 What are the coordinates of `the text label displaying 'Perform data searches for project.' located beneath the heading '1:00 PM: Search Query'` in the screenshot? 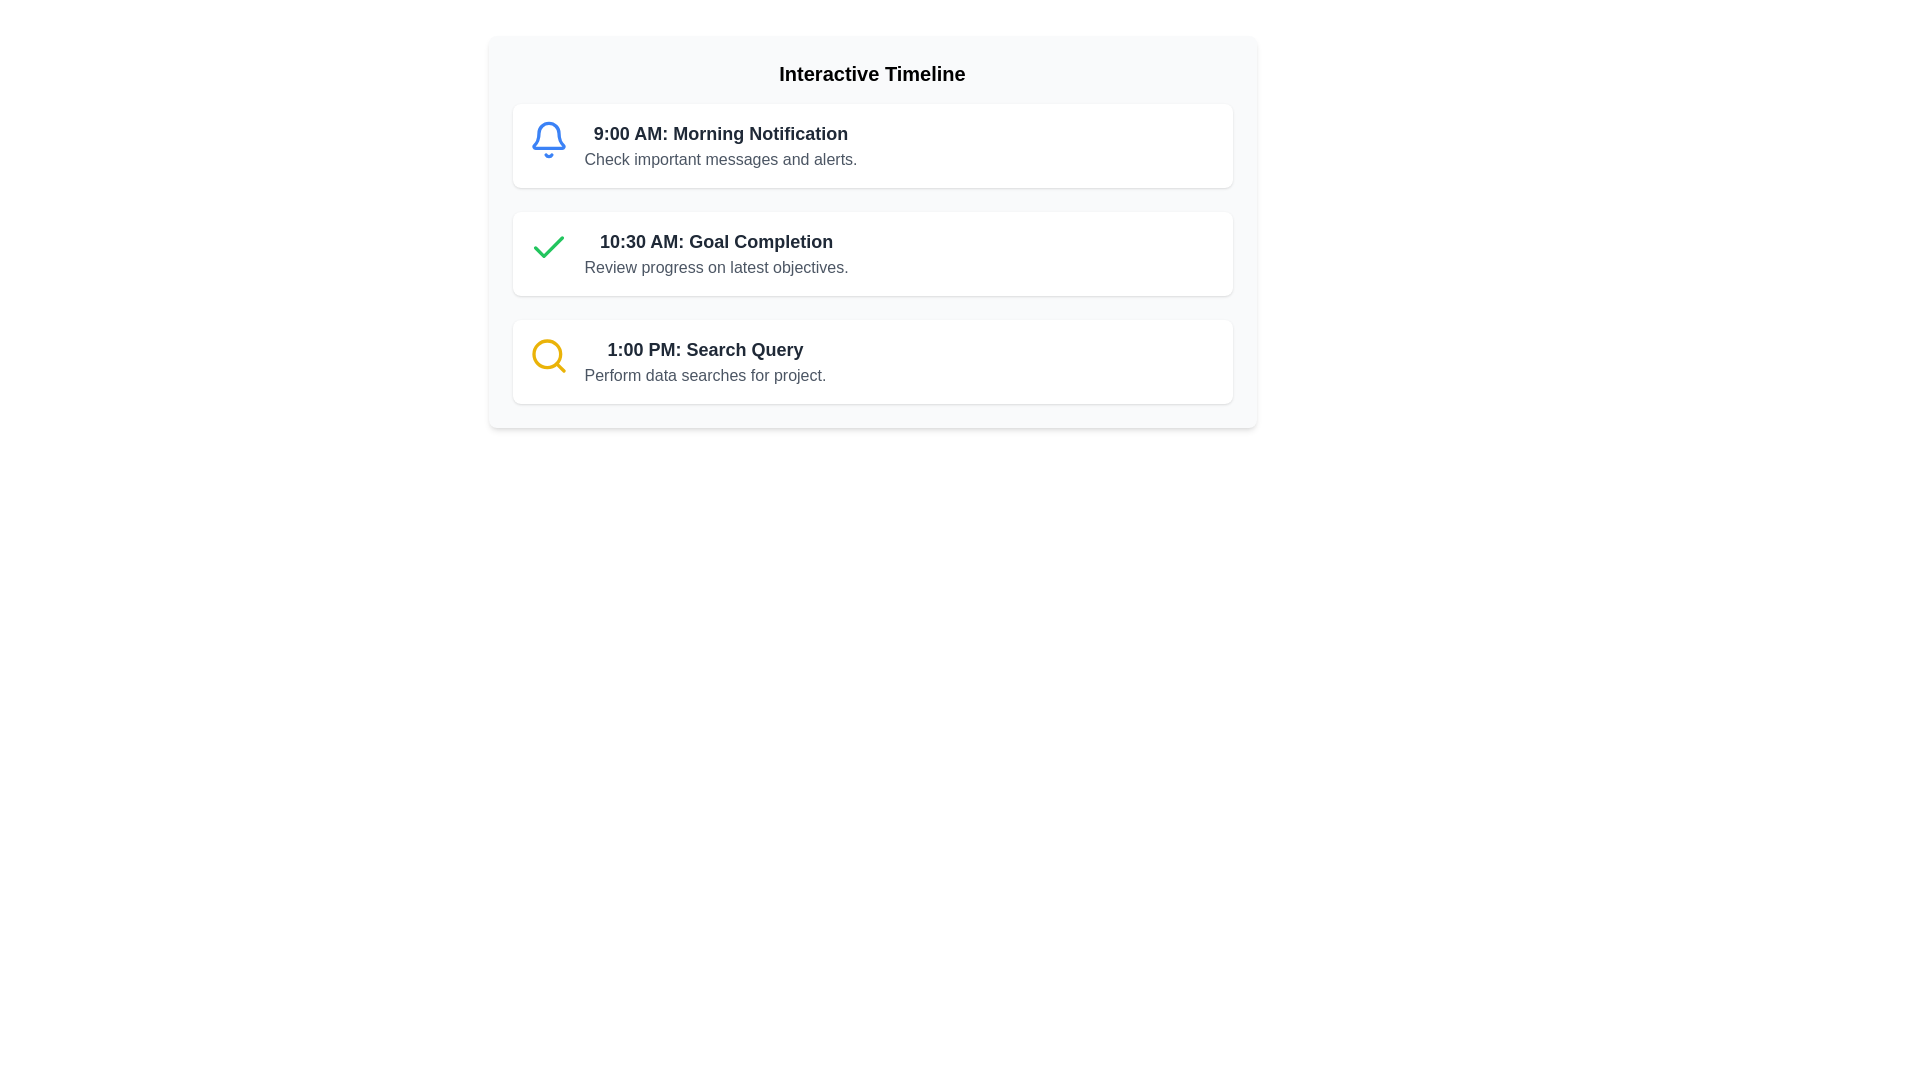 It's located at (705, 375).